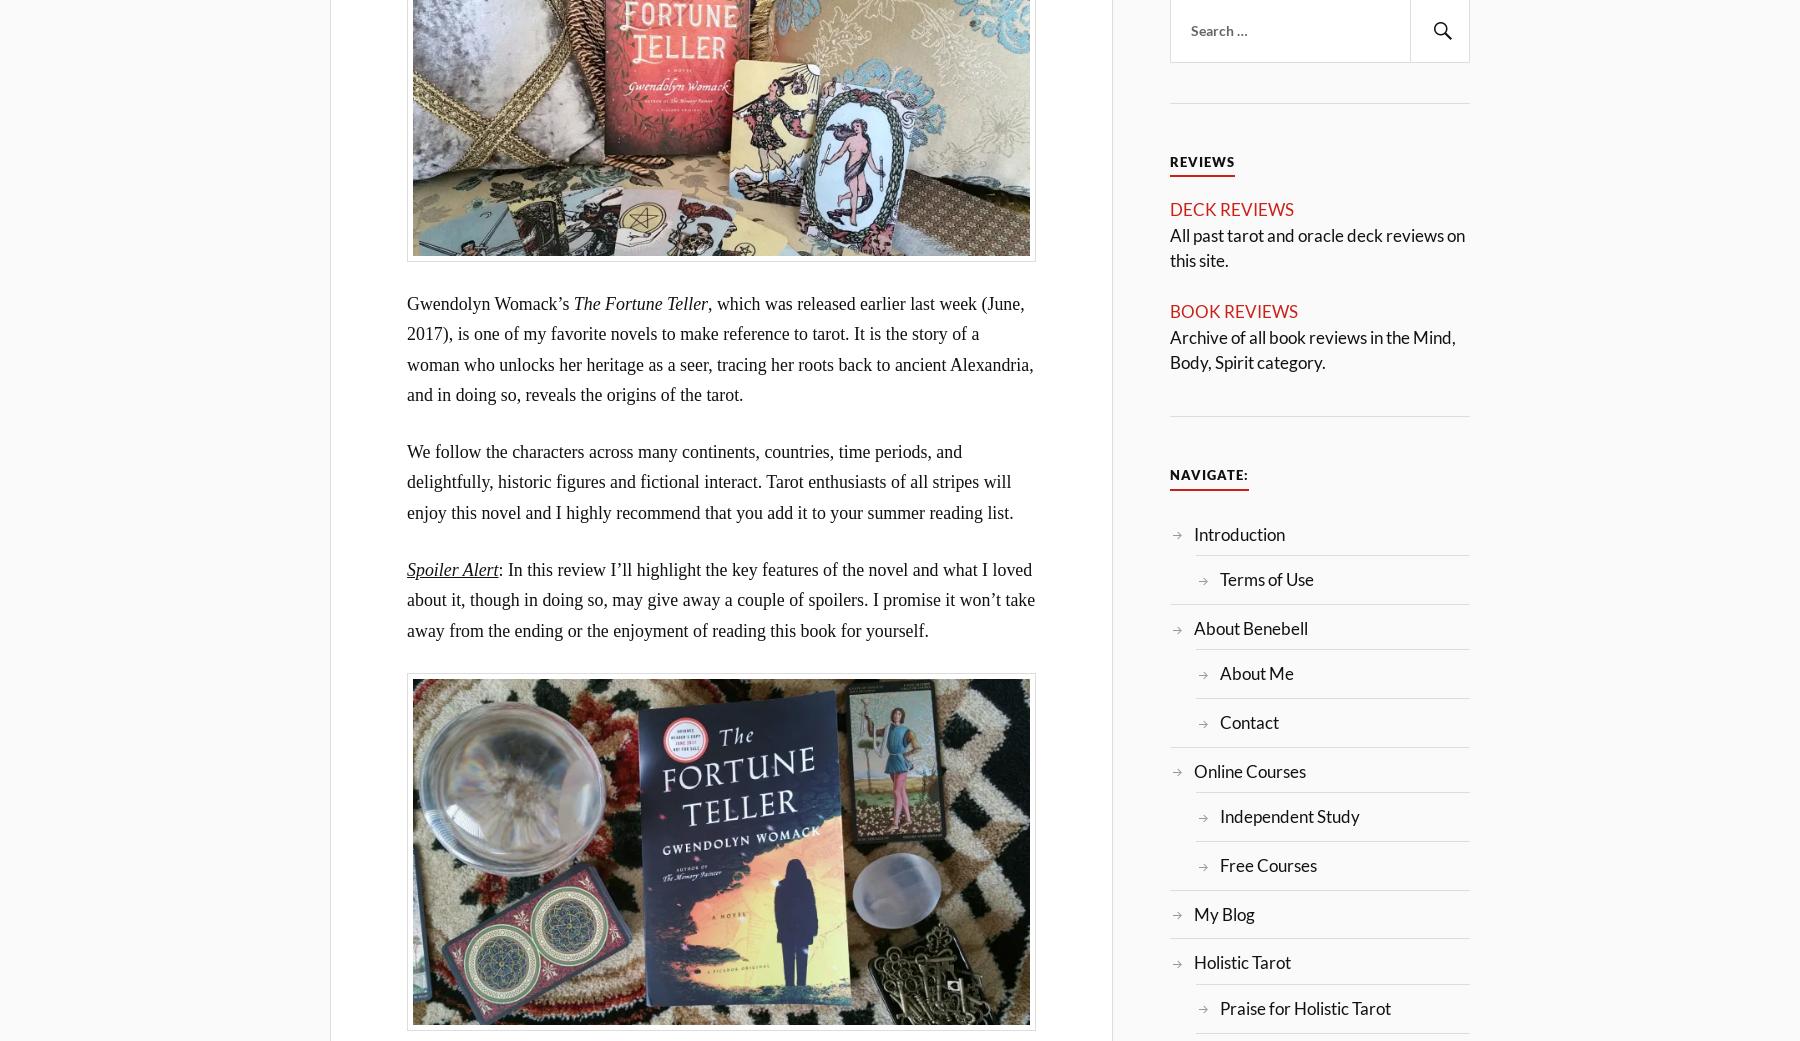 This screenshot has width=1800, height=1041. What do you see at coordinates (1288, 816) in the screenshot?
I see `'Independent Study'` at bounding box center [1288, 816].